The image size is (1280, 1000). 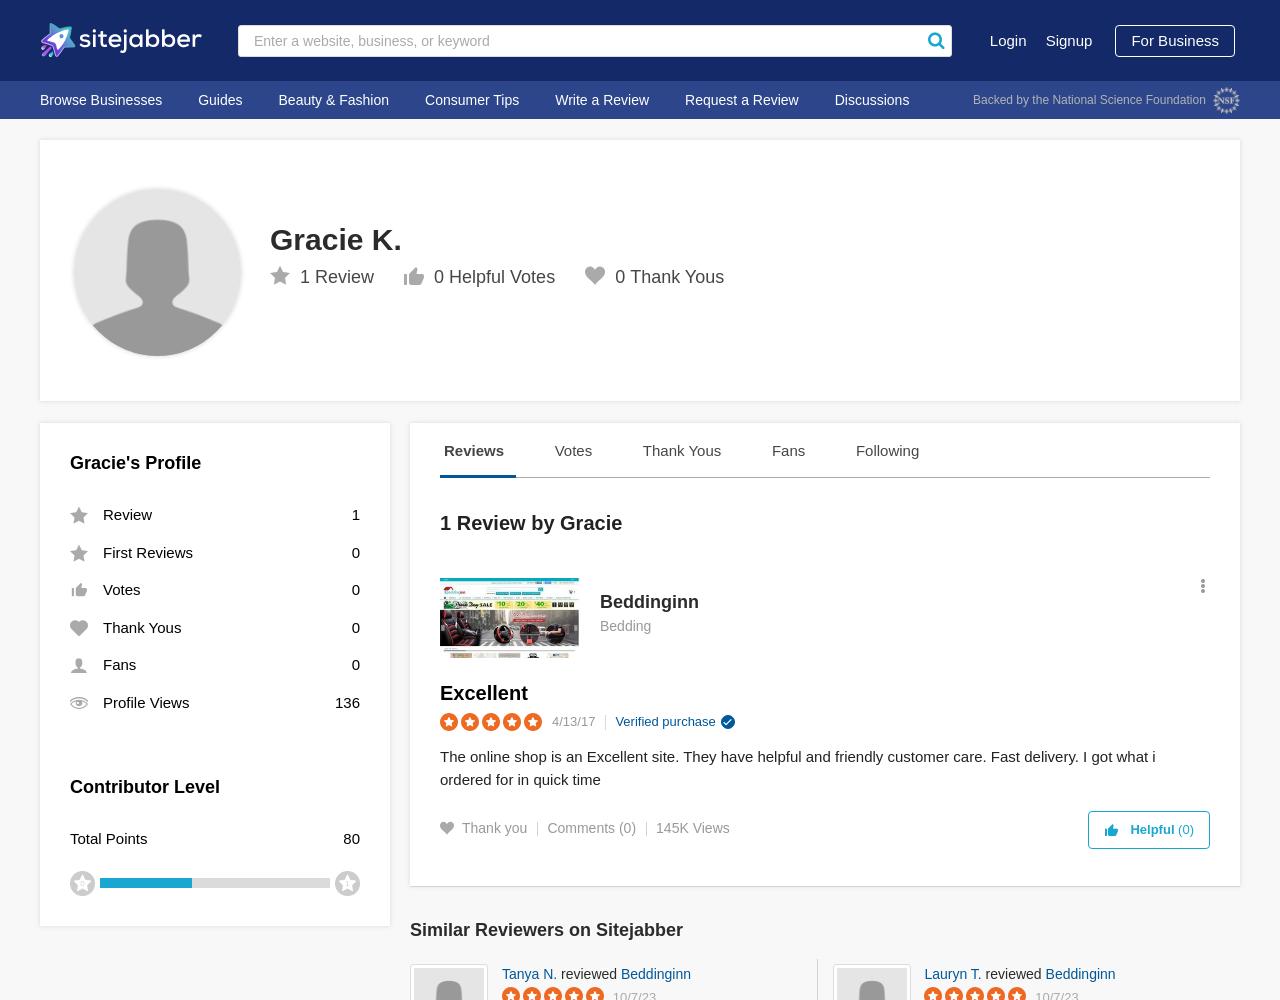 What do you see at coordinates (740, 99) in the screenshot?
I see `'Request a Review'` at bounding box center [740, 99].